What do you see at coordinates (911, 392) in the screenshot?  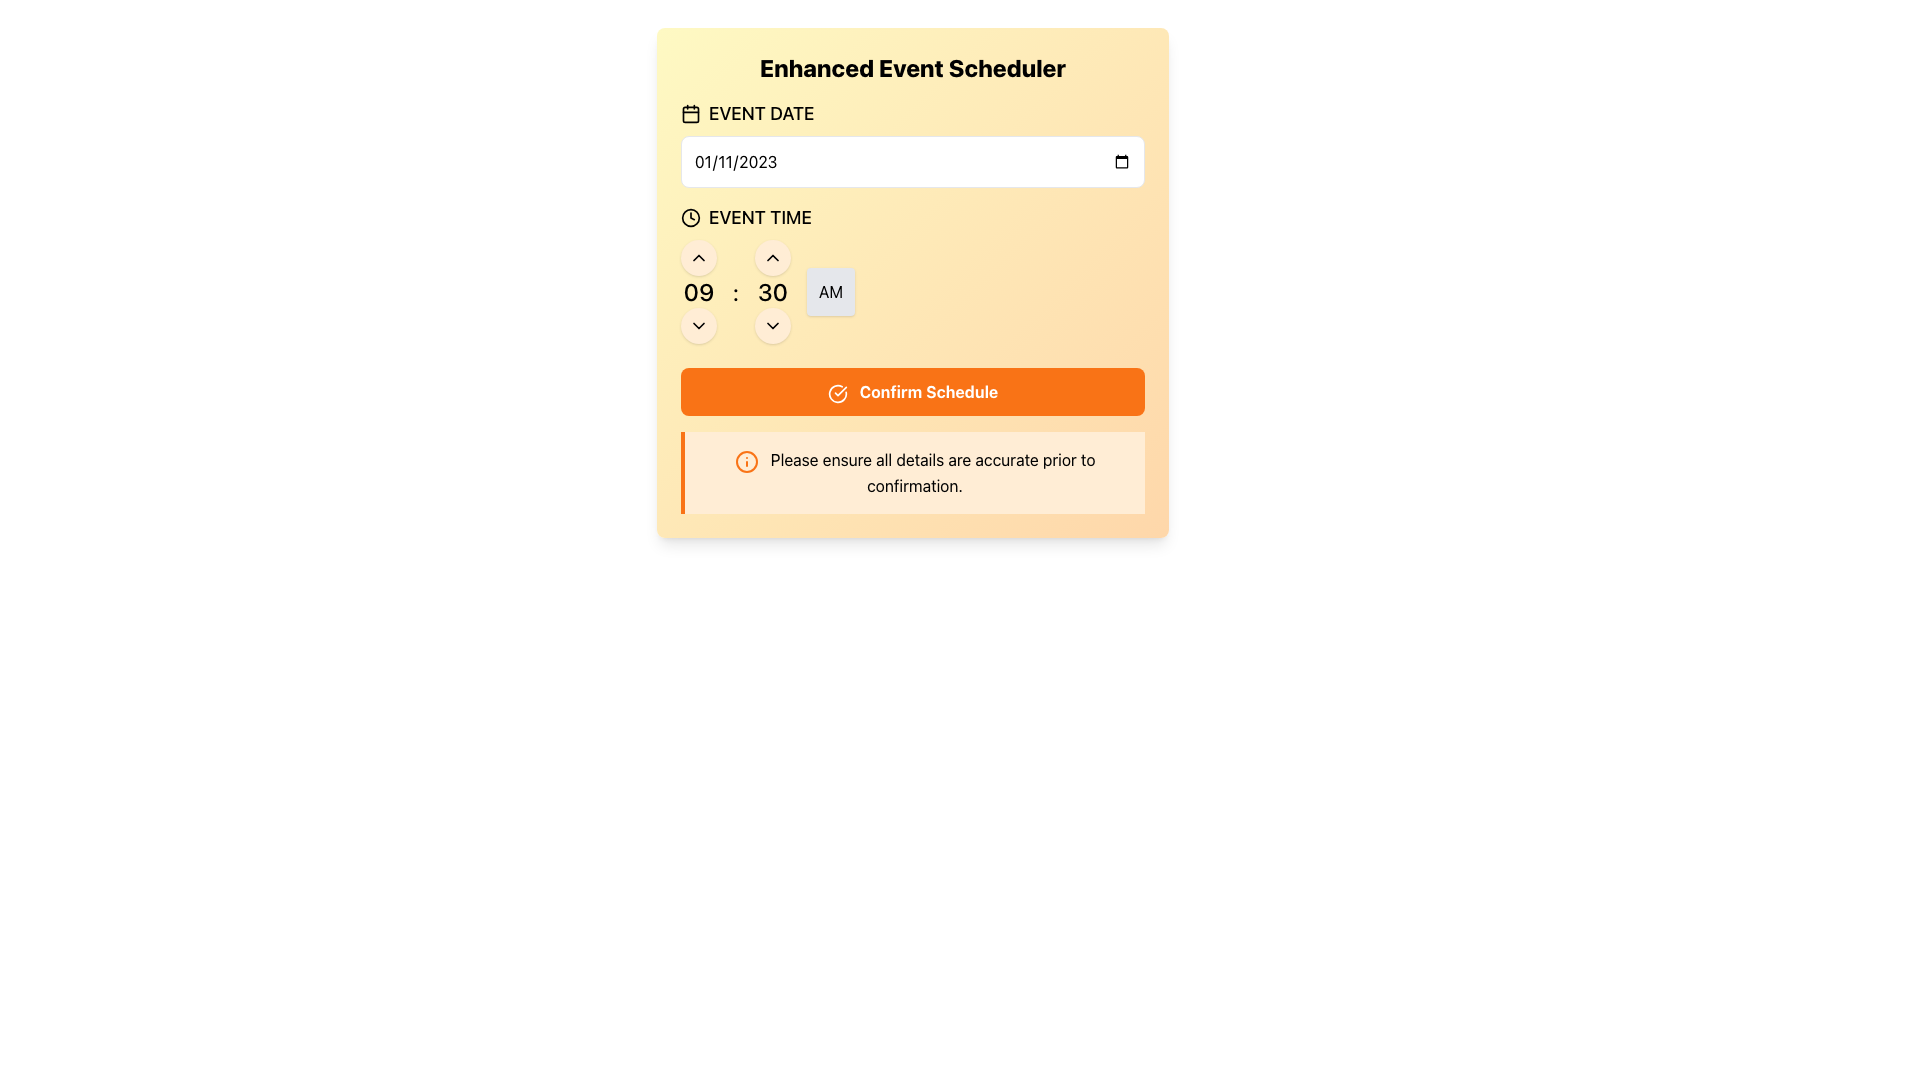 I see `the 'Confirm Schedule' button, which is a bright orange button with rounded corners displaying a bold white text and a checkmark icon, located below the 'Event Time' input controls in the 'Enhanced Event Scheduler' section` at bounding box center [911, 392].